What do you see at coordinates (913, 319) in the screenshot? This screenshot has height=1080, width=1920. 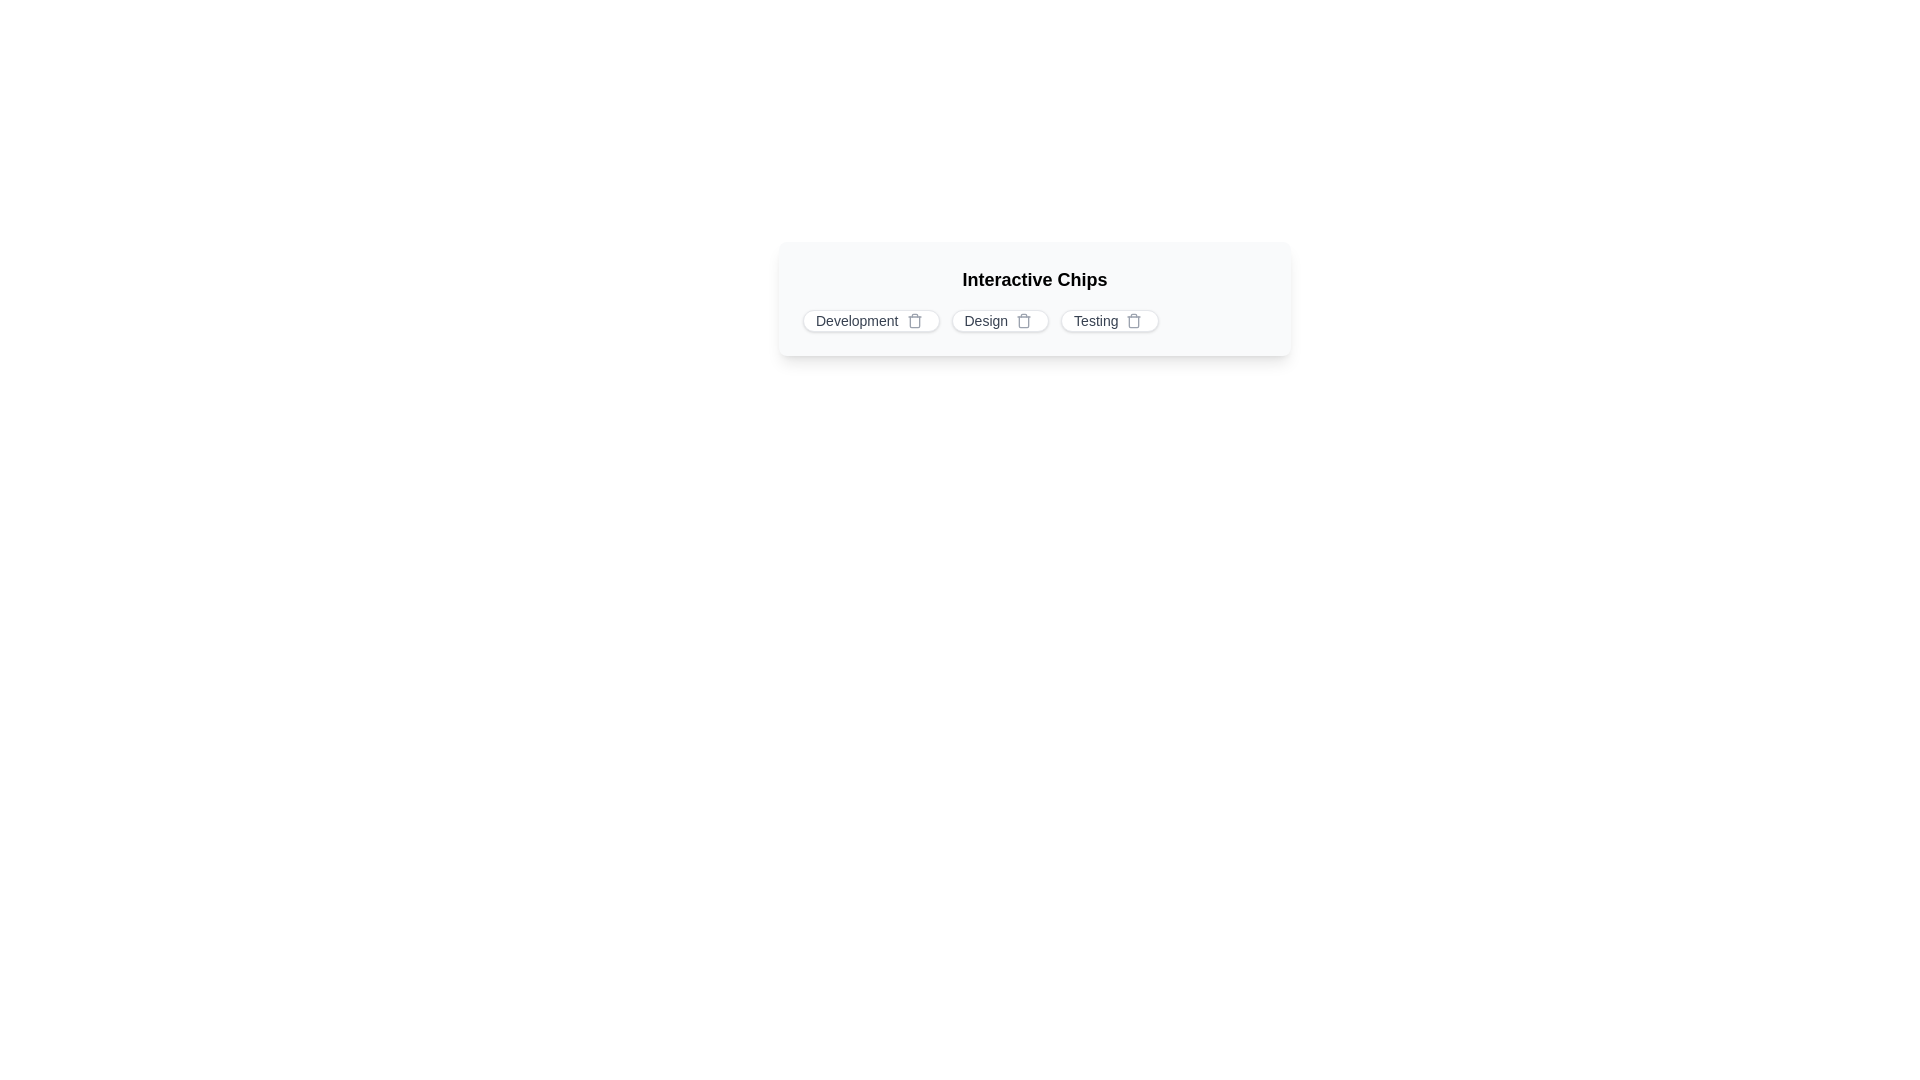 I see `the trash icon of the chip labeled Development to remove it` at bounding box center [913, 319].